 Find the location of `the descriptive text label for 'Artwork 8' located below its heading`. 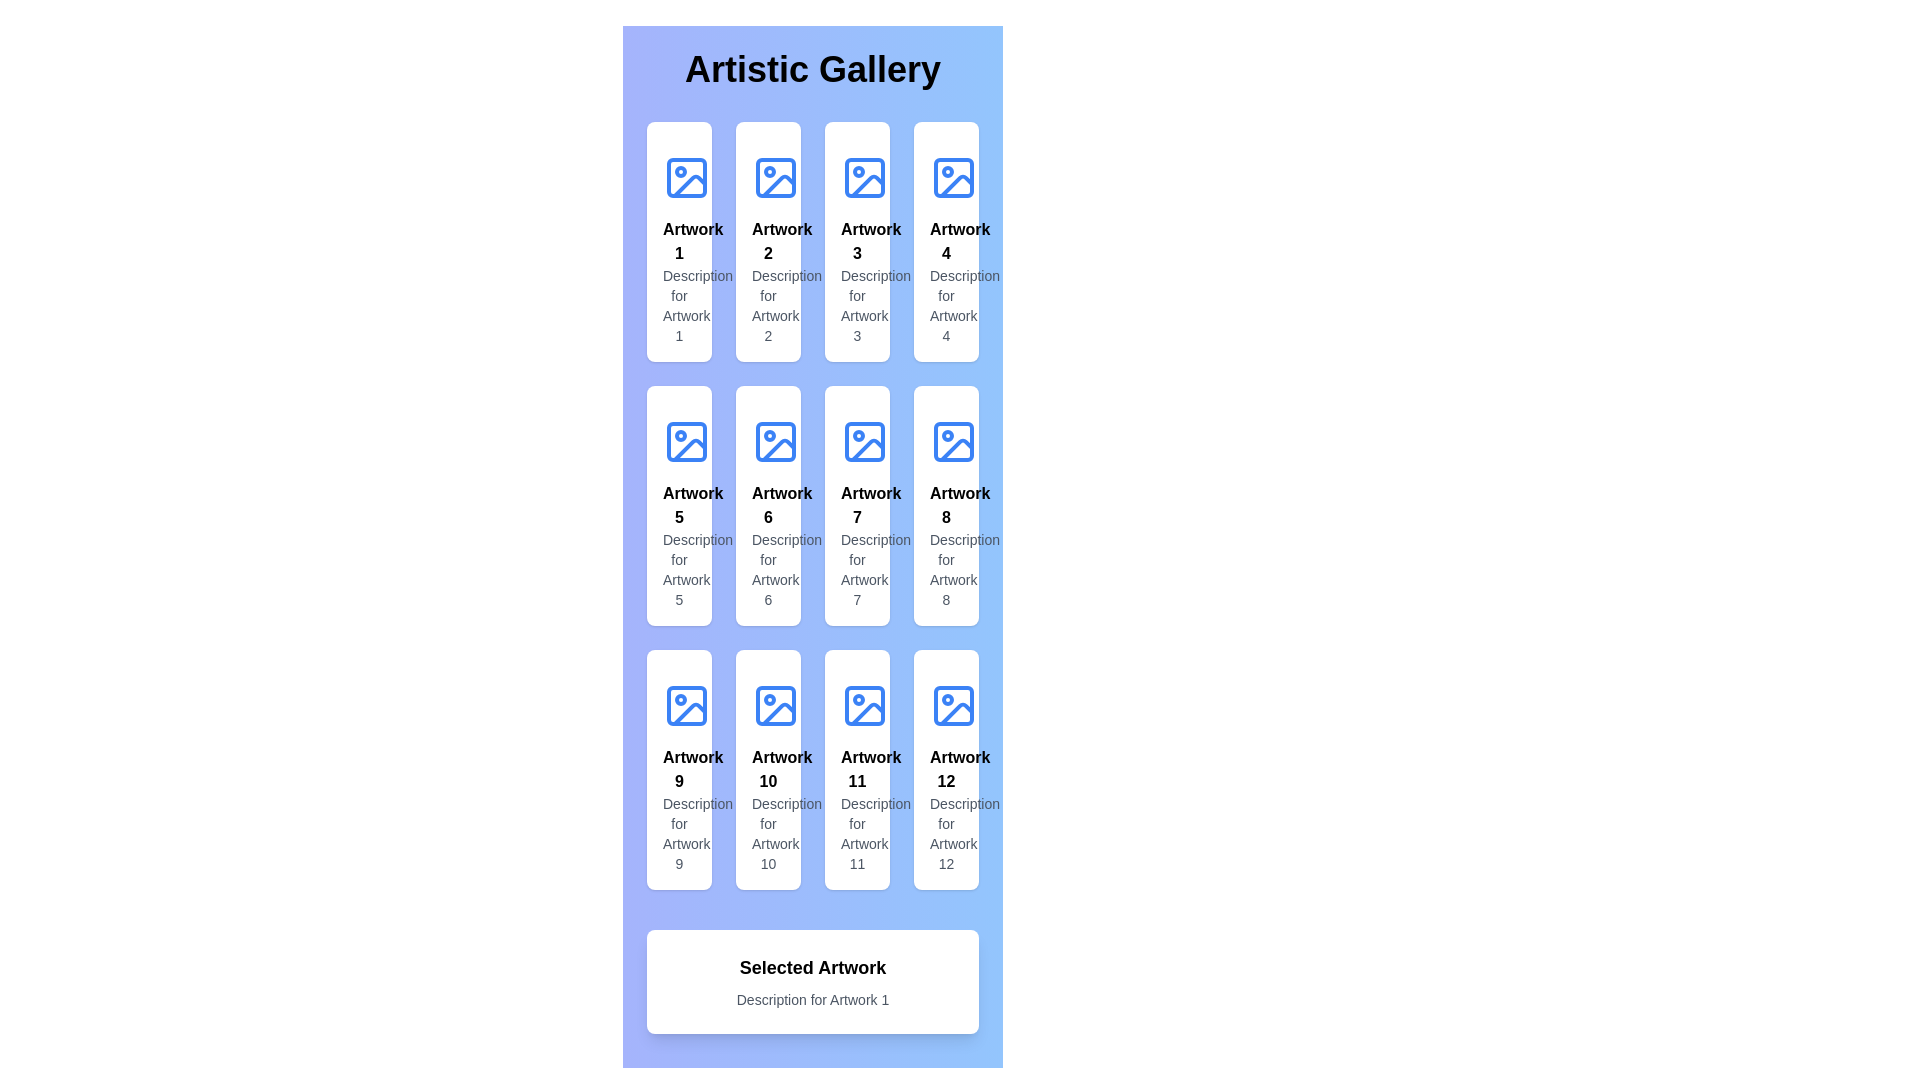

the descriptive text label for 'Artwork 8' located below its heading is located at coordinates (945, 570).